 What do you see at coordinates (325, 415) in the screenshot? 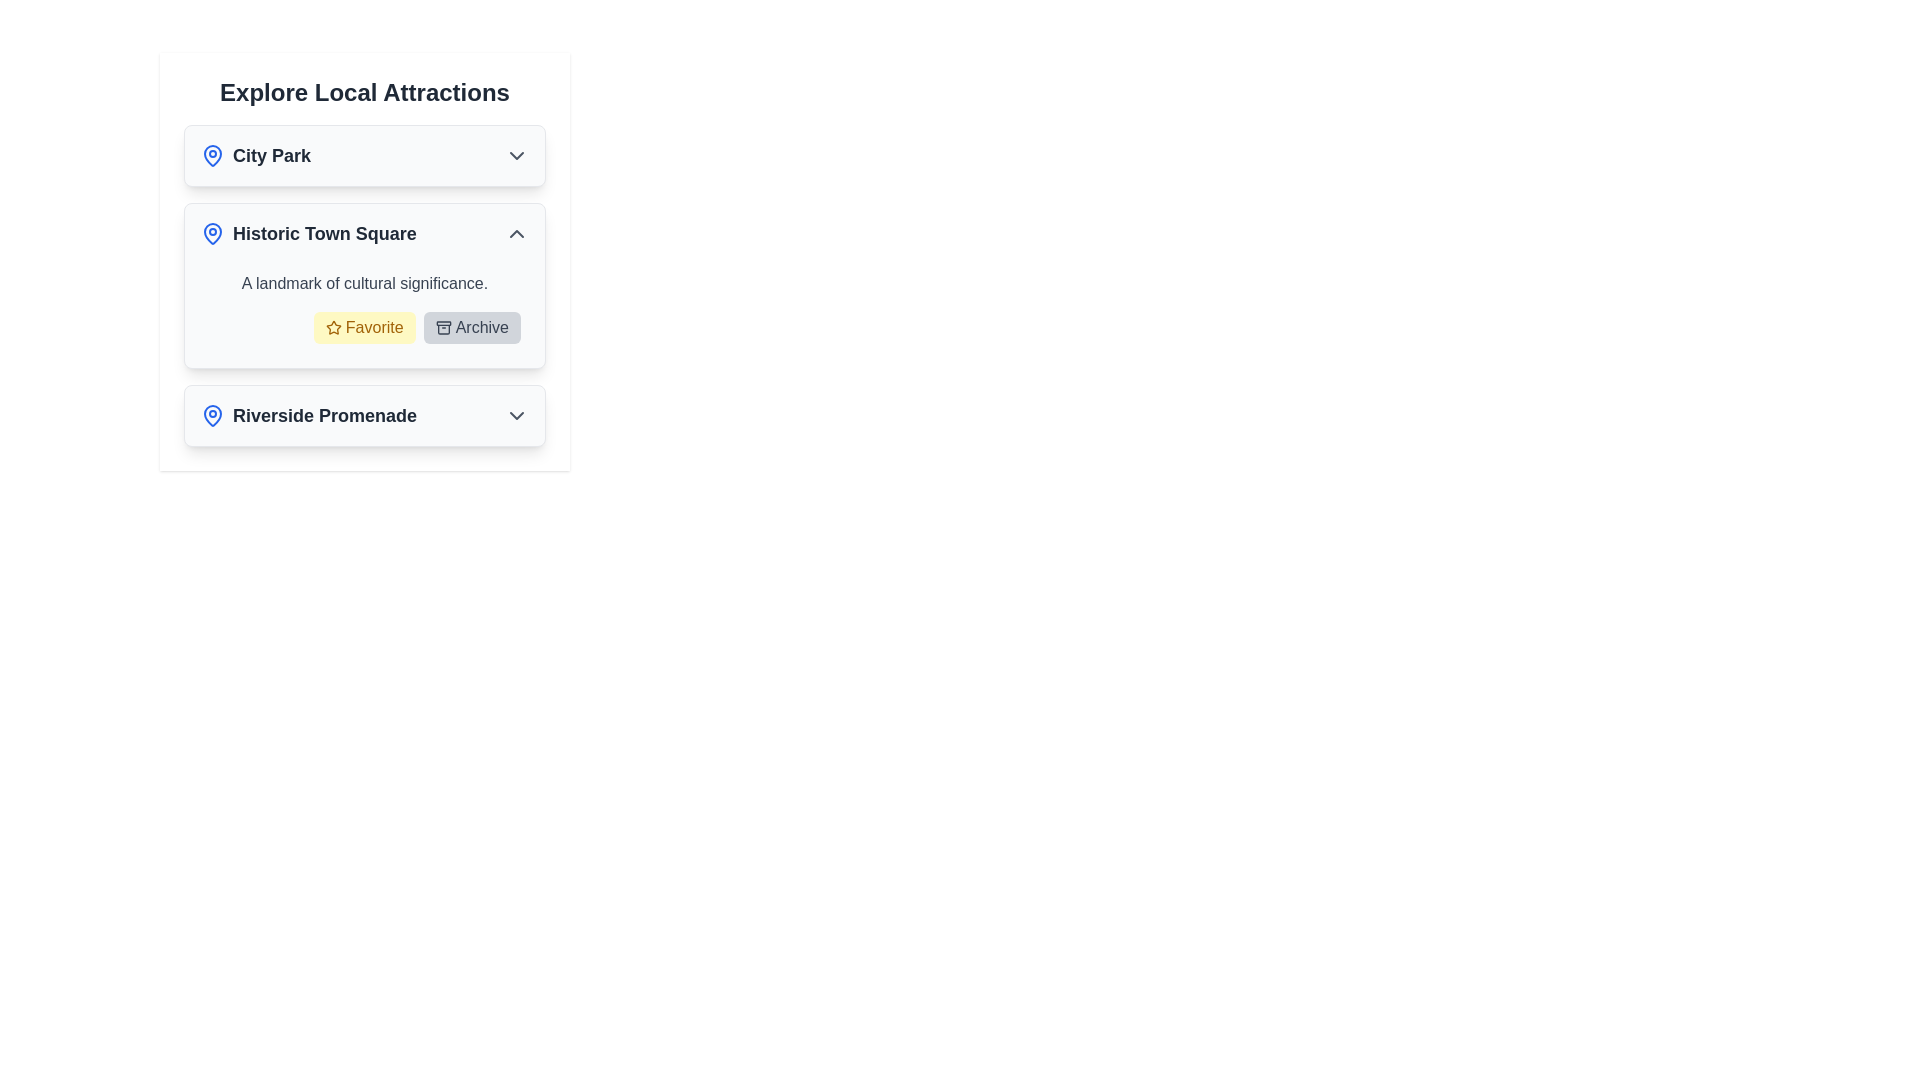
I see `text content of the bold, medium-sized label displaying 'Riverside Promenade' in dark gray, located under the 'Explore Local Attractions' section` at bounding box center [325, 415].